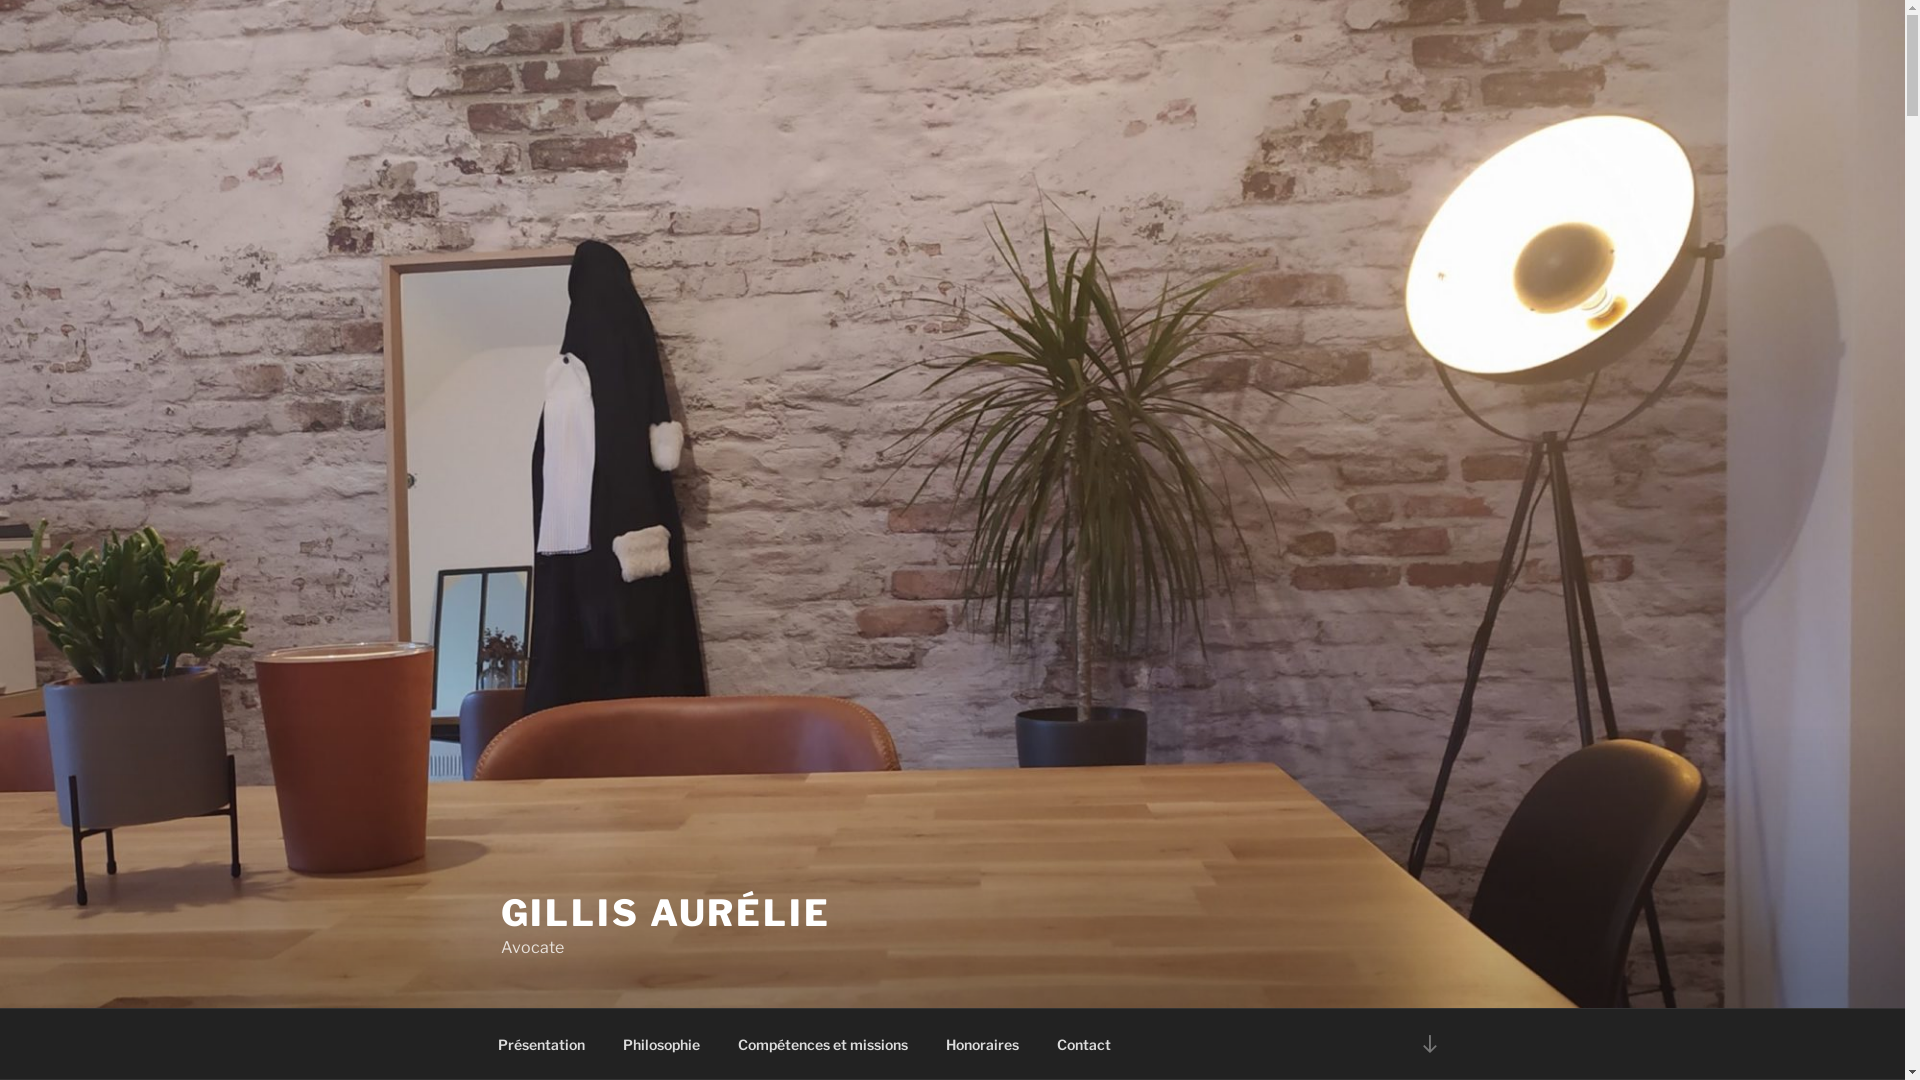 The image size is (1920, 1080). What do you see at coordinates (982, 1043) in the screenshot?
I see `'Honoraires'` at bounding box center [982, 1043].